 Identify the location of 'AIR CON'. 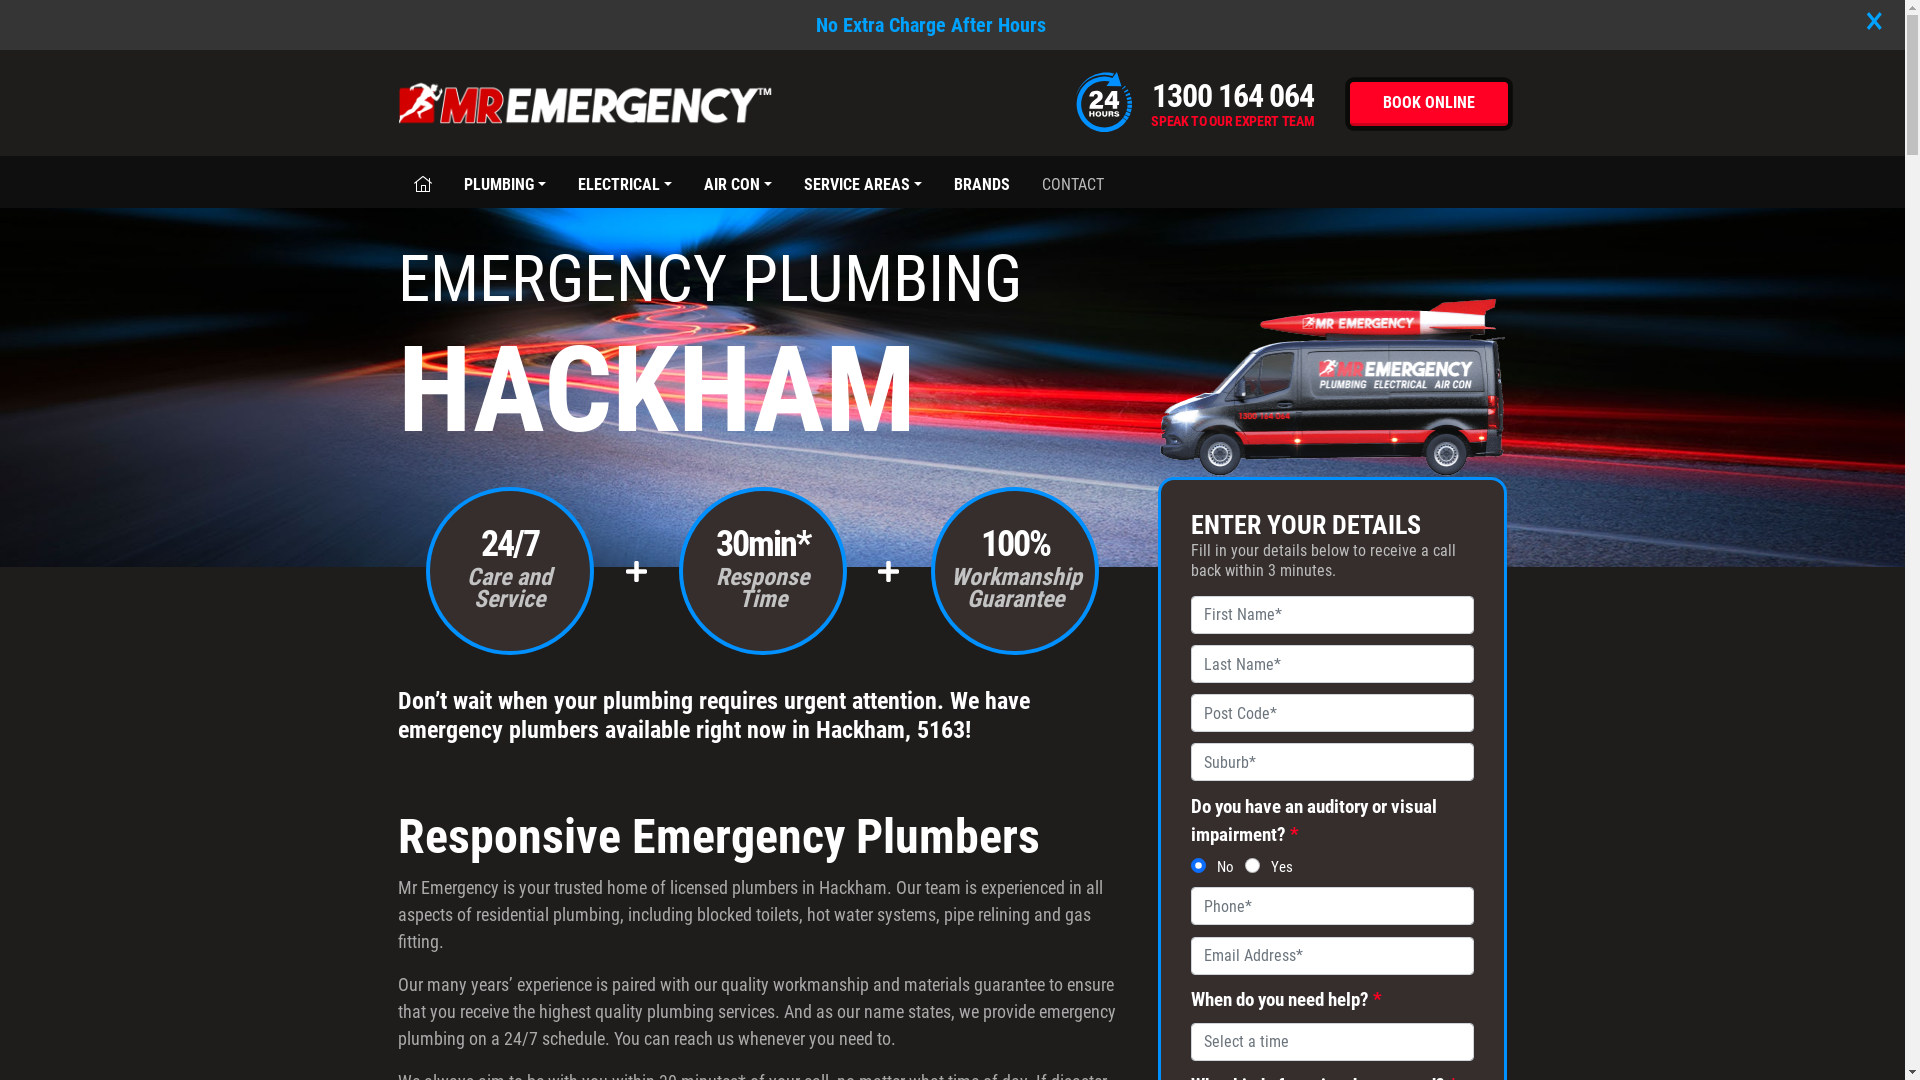
(687, 182).